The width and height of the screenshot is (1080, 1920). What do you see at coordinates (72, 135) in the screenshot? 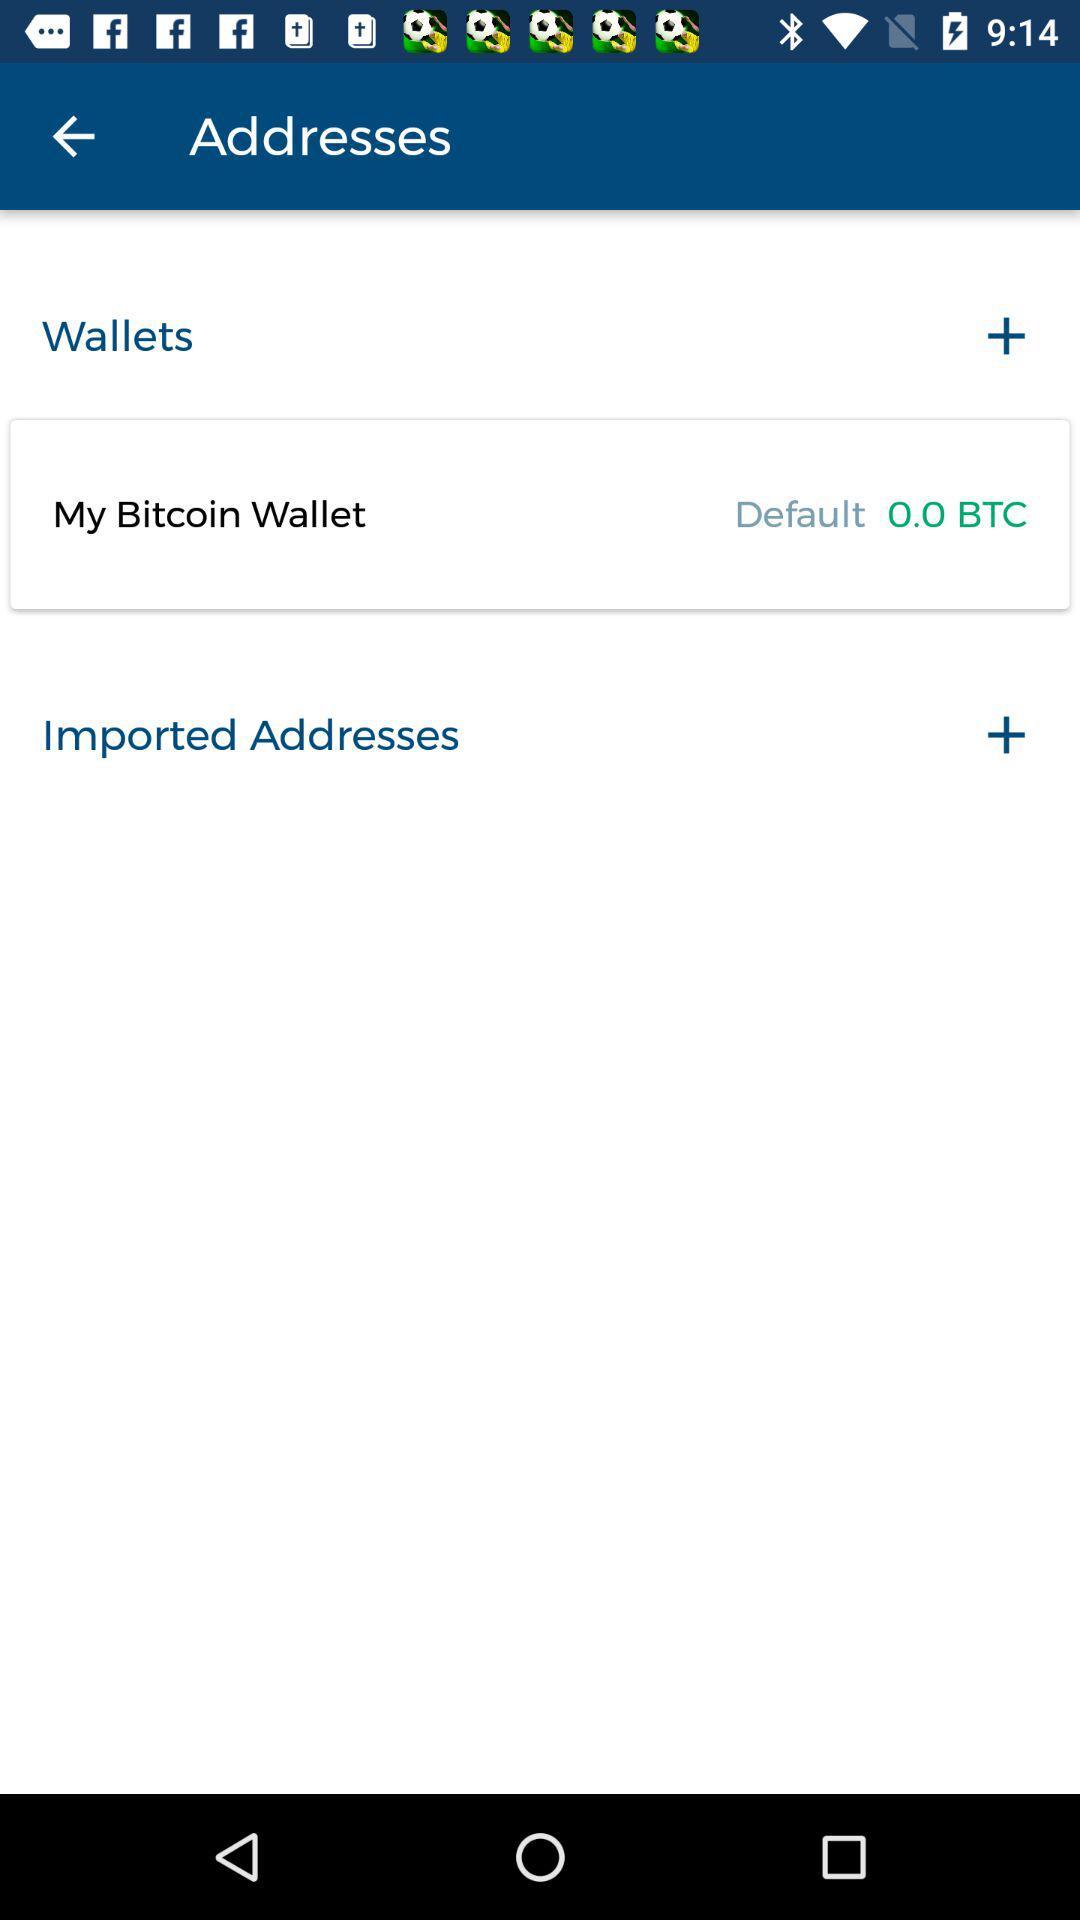
I see `item to the left of the addresses` at bounding box center [72, 135].